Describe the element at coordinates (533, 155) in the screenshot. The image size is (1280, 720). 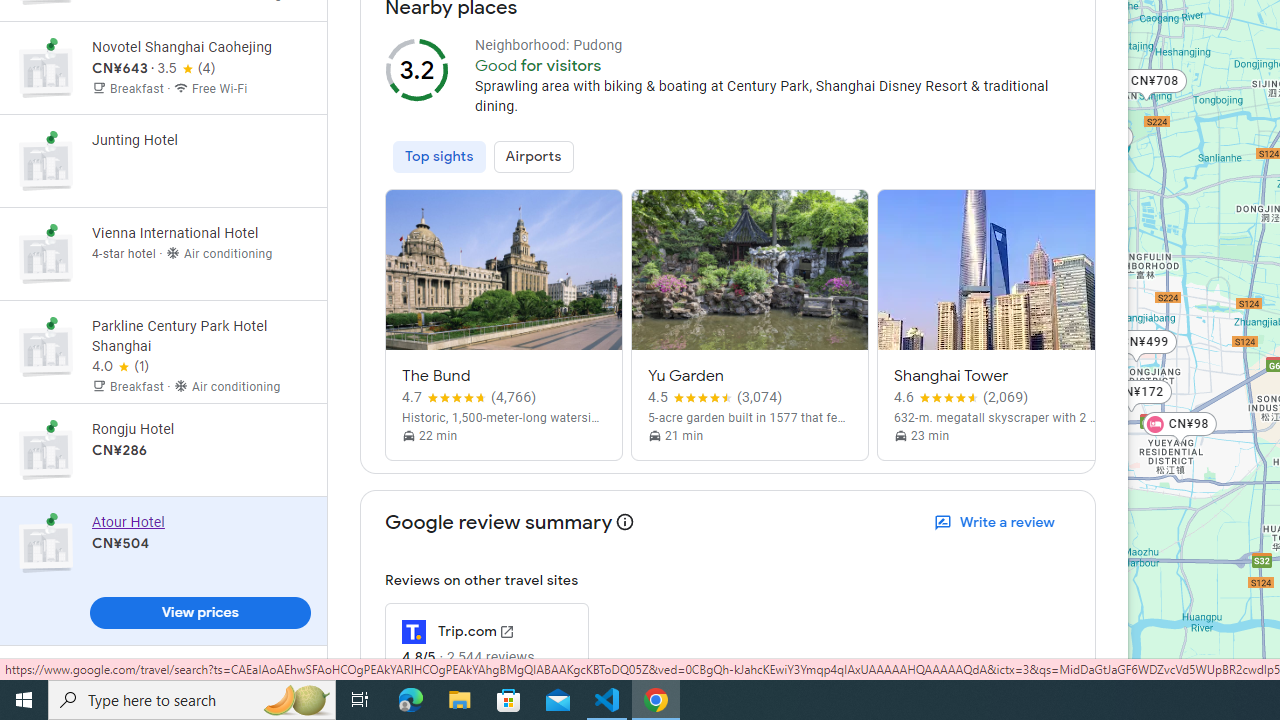
I see `'Airports'` at that location.